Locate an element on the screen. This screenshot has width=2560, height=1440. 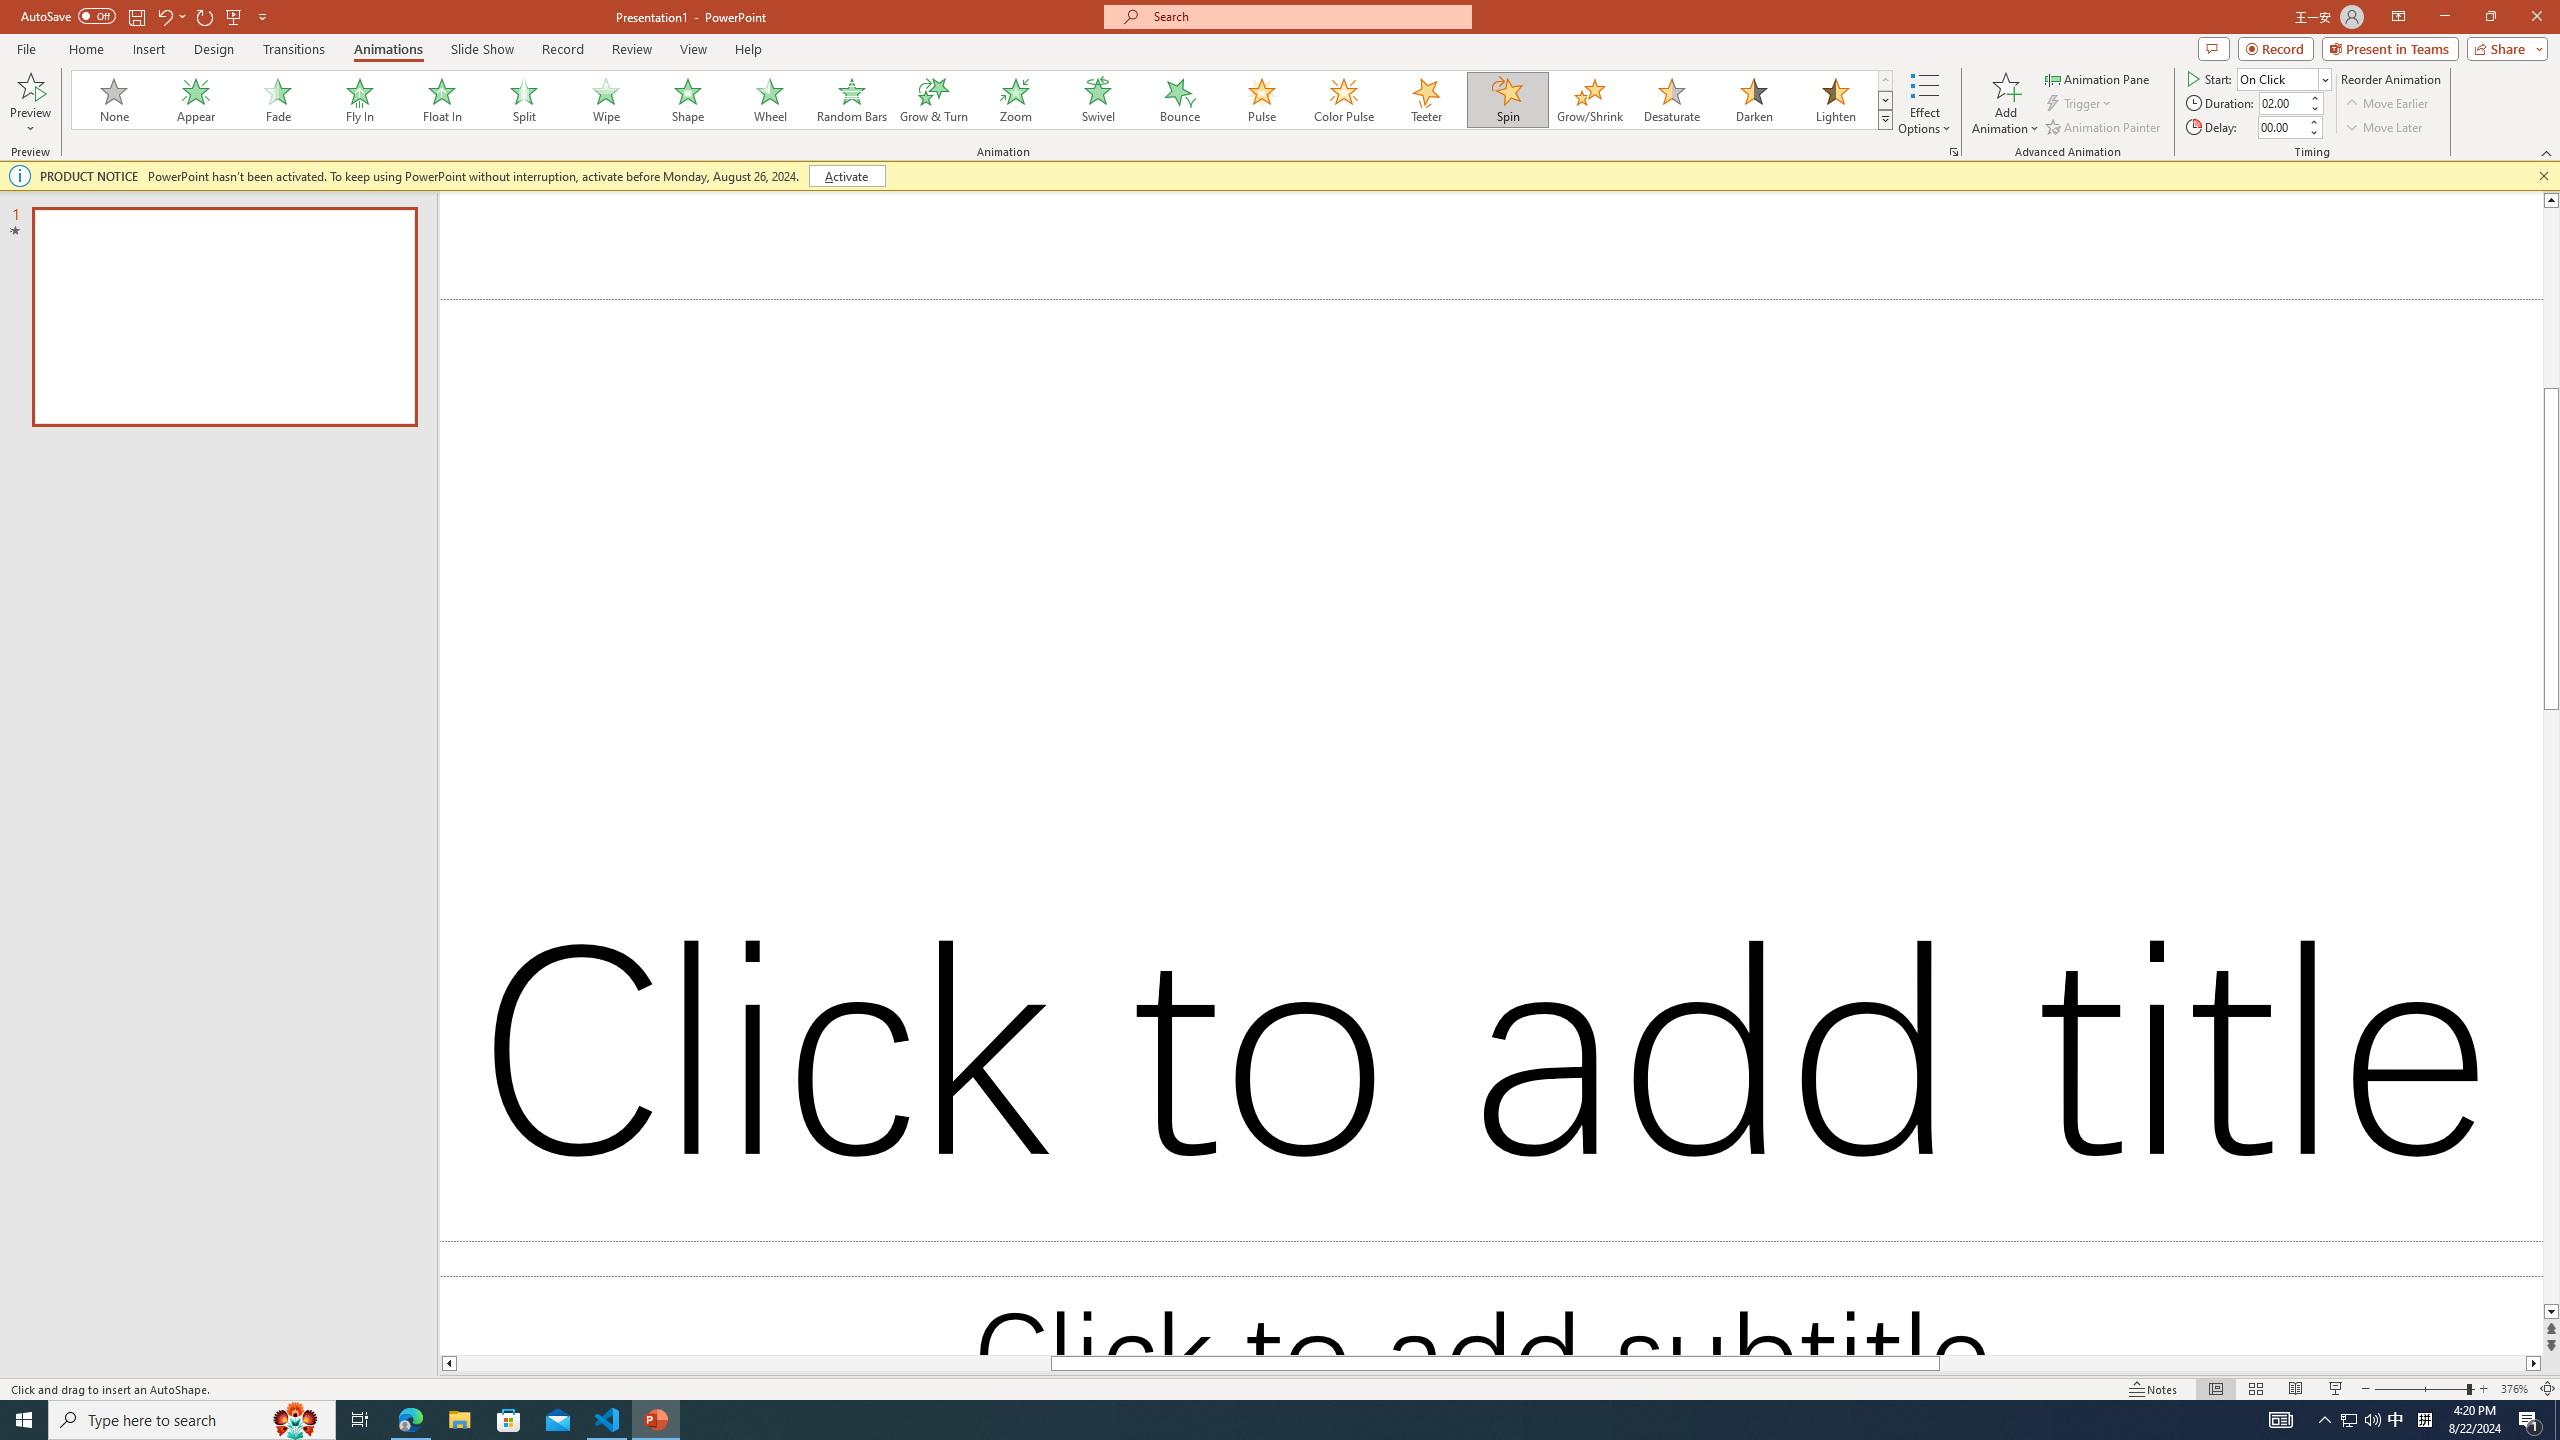
'Grow & Turn' is located at coordinates (933, 99).